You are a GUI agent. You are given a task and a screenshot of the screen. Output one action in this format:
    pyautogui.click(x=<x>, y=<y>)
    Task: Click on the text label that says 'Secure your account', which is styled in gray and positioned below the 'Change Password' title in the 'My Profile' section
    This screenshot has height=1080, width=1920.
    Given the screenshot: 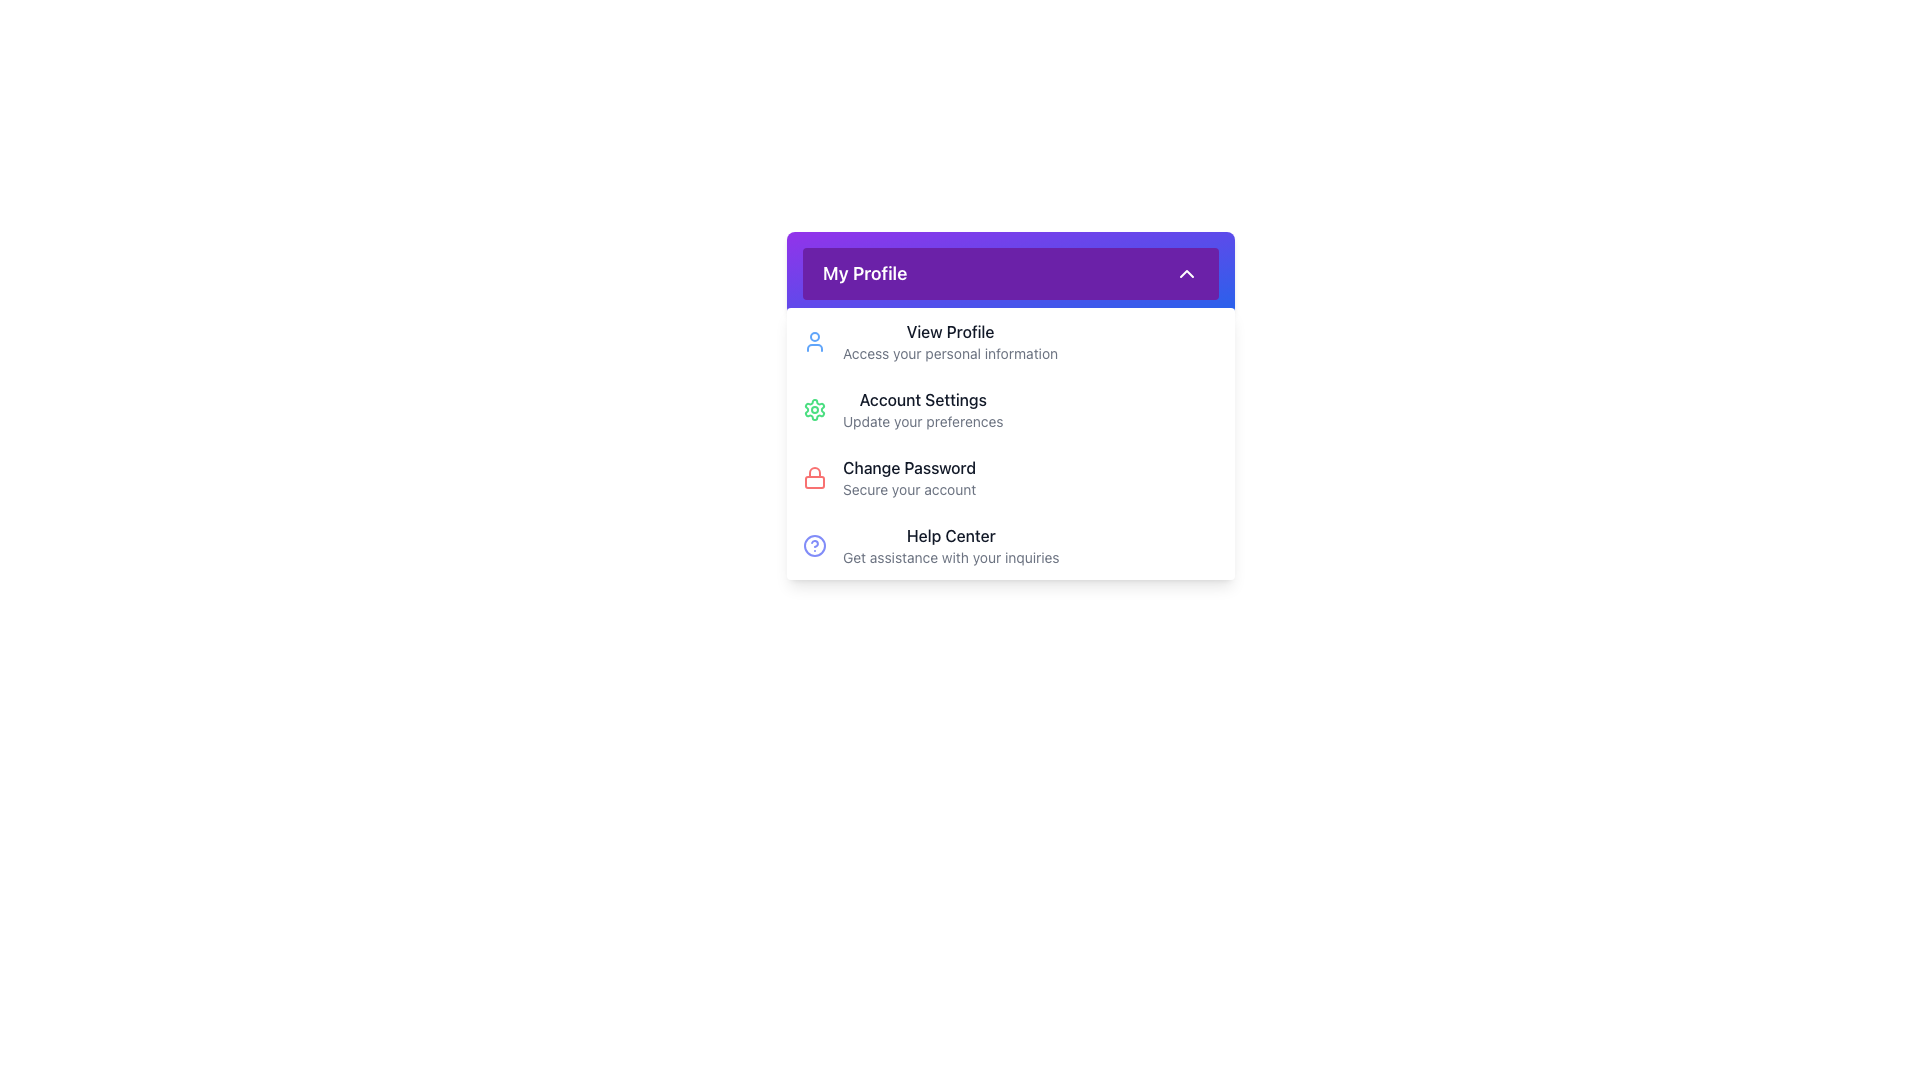 What is the action you would take?
    pyautogui.click(x=908, y=489)
    